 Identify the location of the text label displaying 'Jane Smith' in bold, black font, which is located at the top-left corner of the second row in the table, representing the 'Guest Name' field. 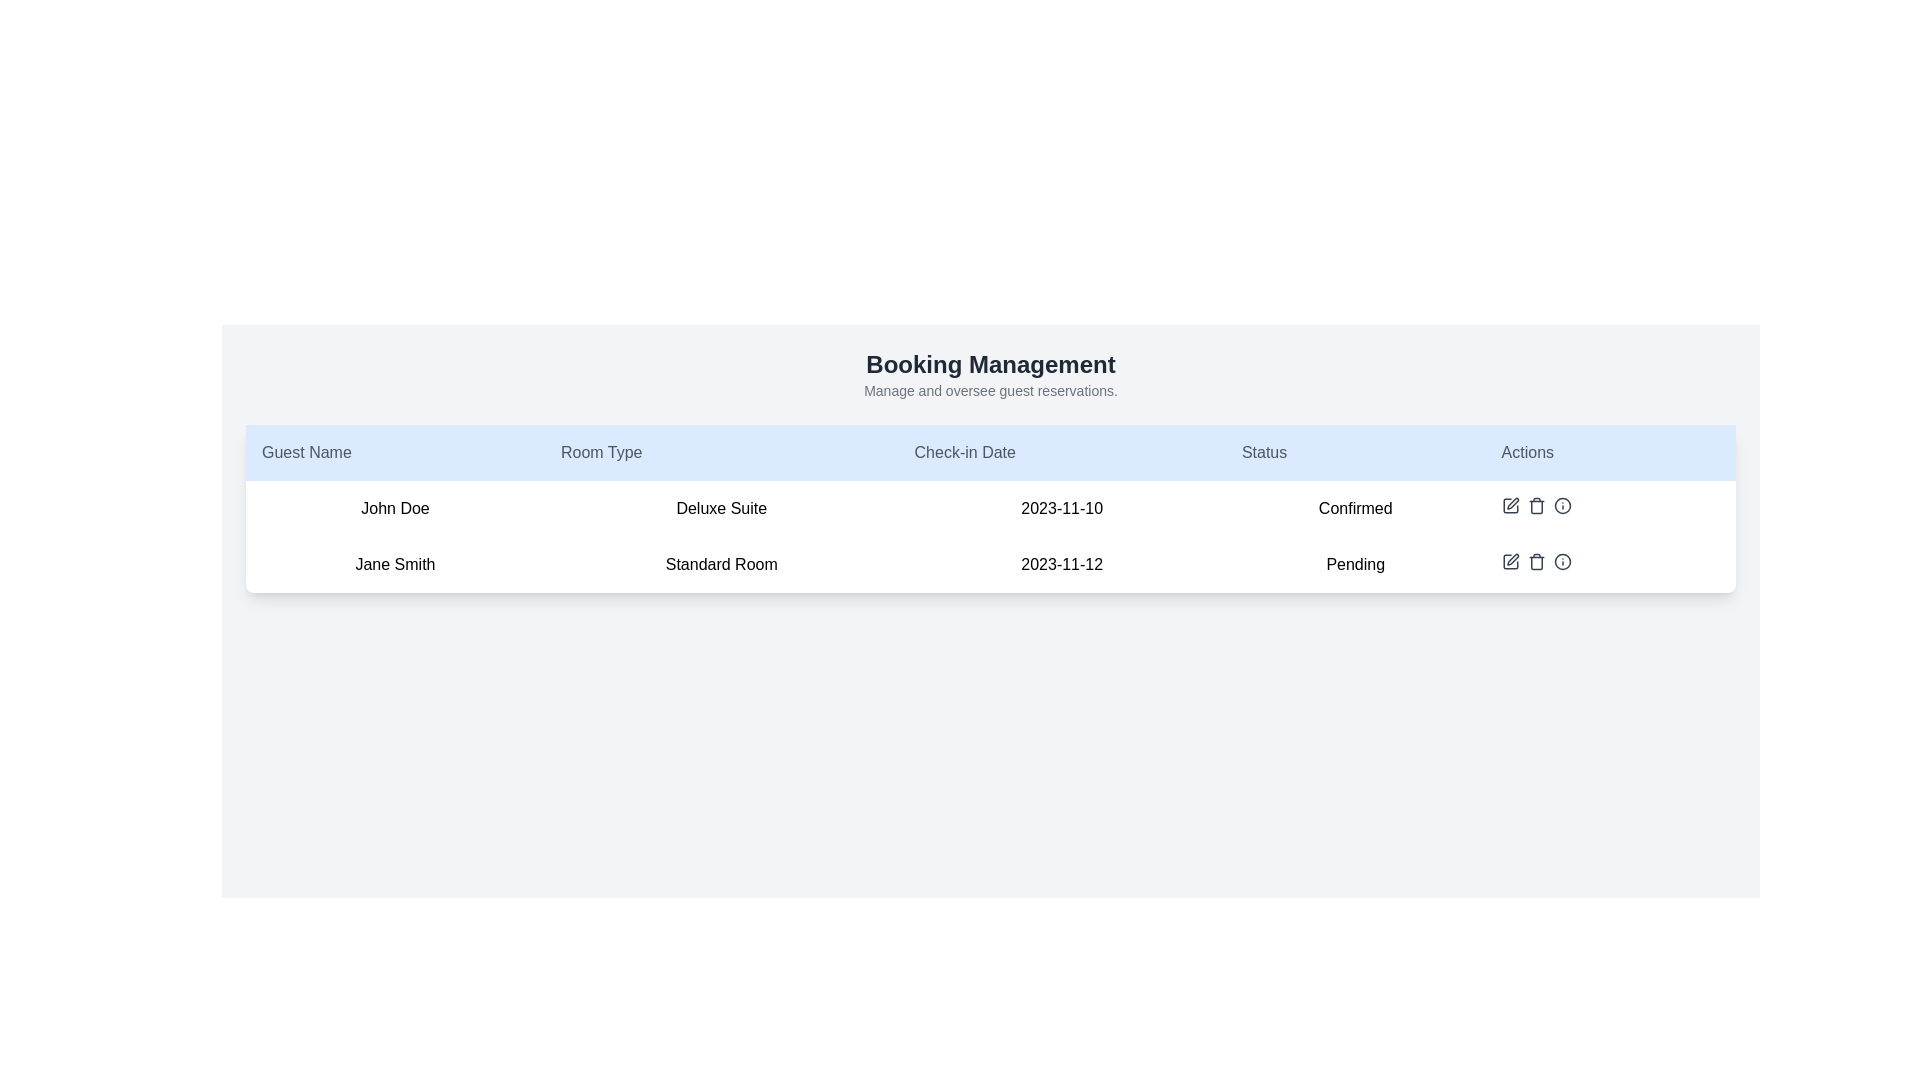
(395, 564).